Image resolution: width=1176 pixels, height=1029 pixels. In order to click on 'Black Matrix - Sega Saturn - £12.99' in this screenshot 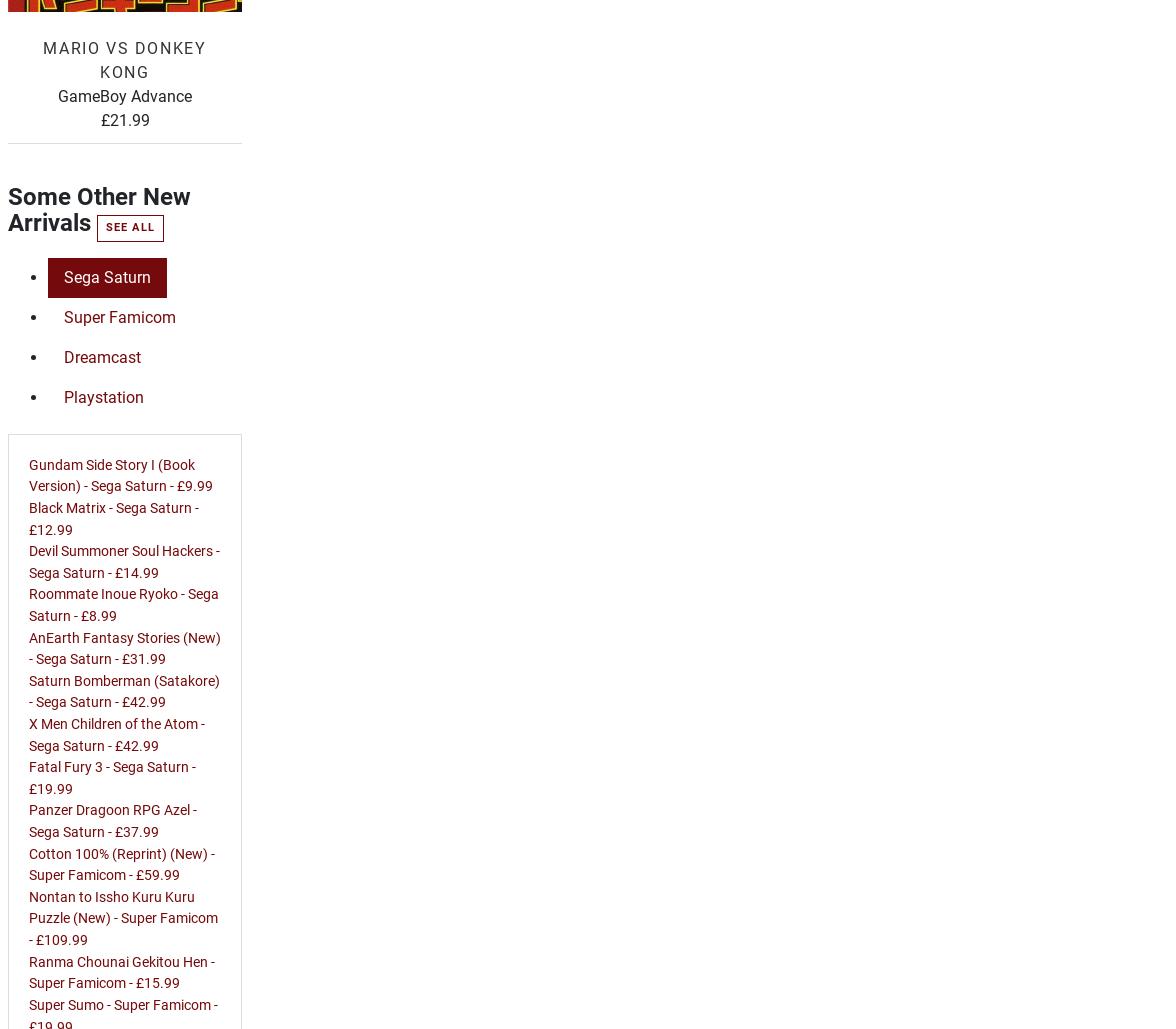, I will do `click(113, 517)`.